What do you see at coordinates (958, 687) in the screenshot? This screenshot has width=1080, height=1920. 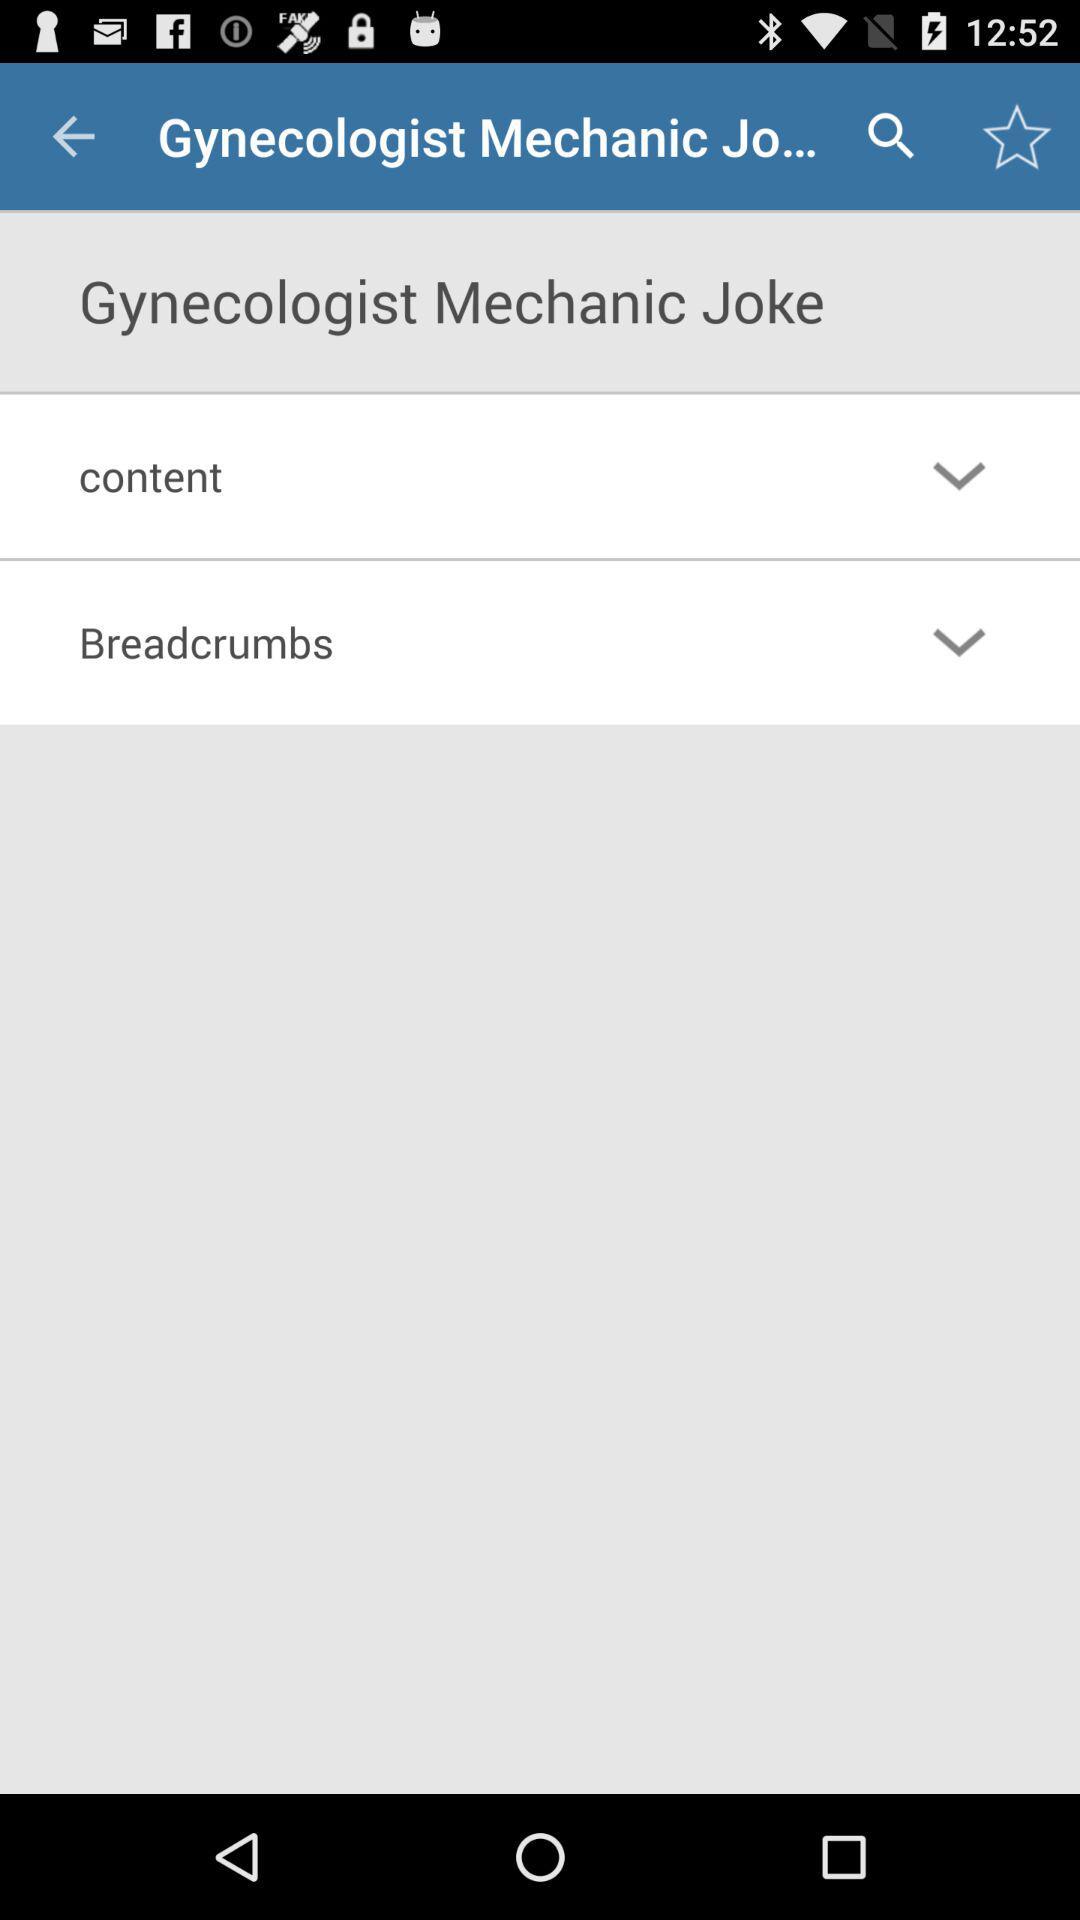 I see `the expand_more icon` at bounding box center [958, 687].